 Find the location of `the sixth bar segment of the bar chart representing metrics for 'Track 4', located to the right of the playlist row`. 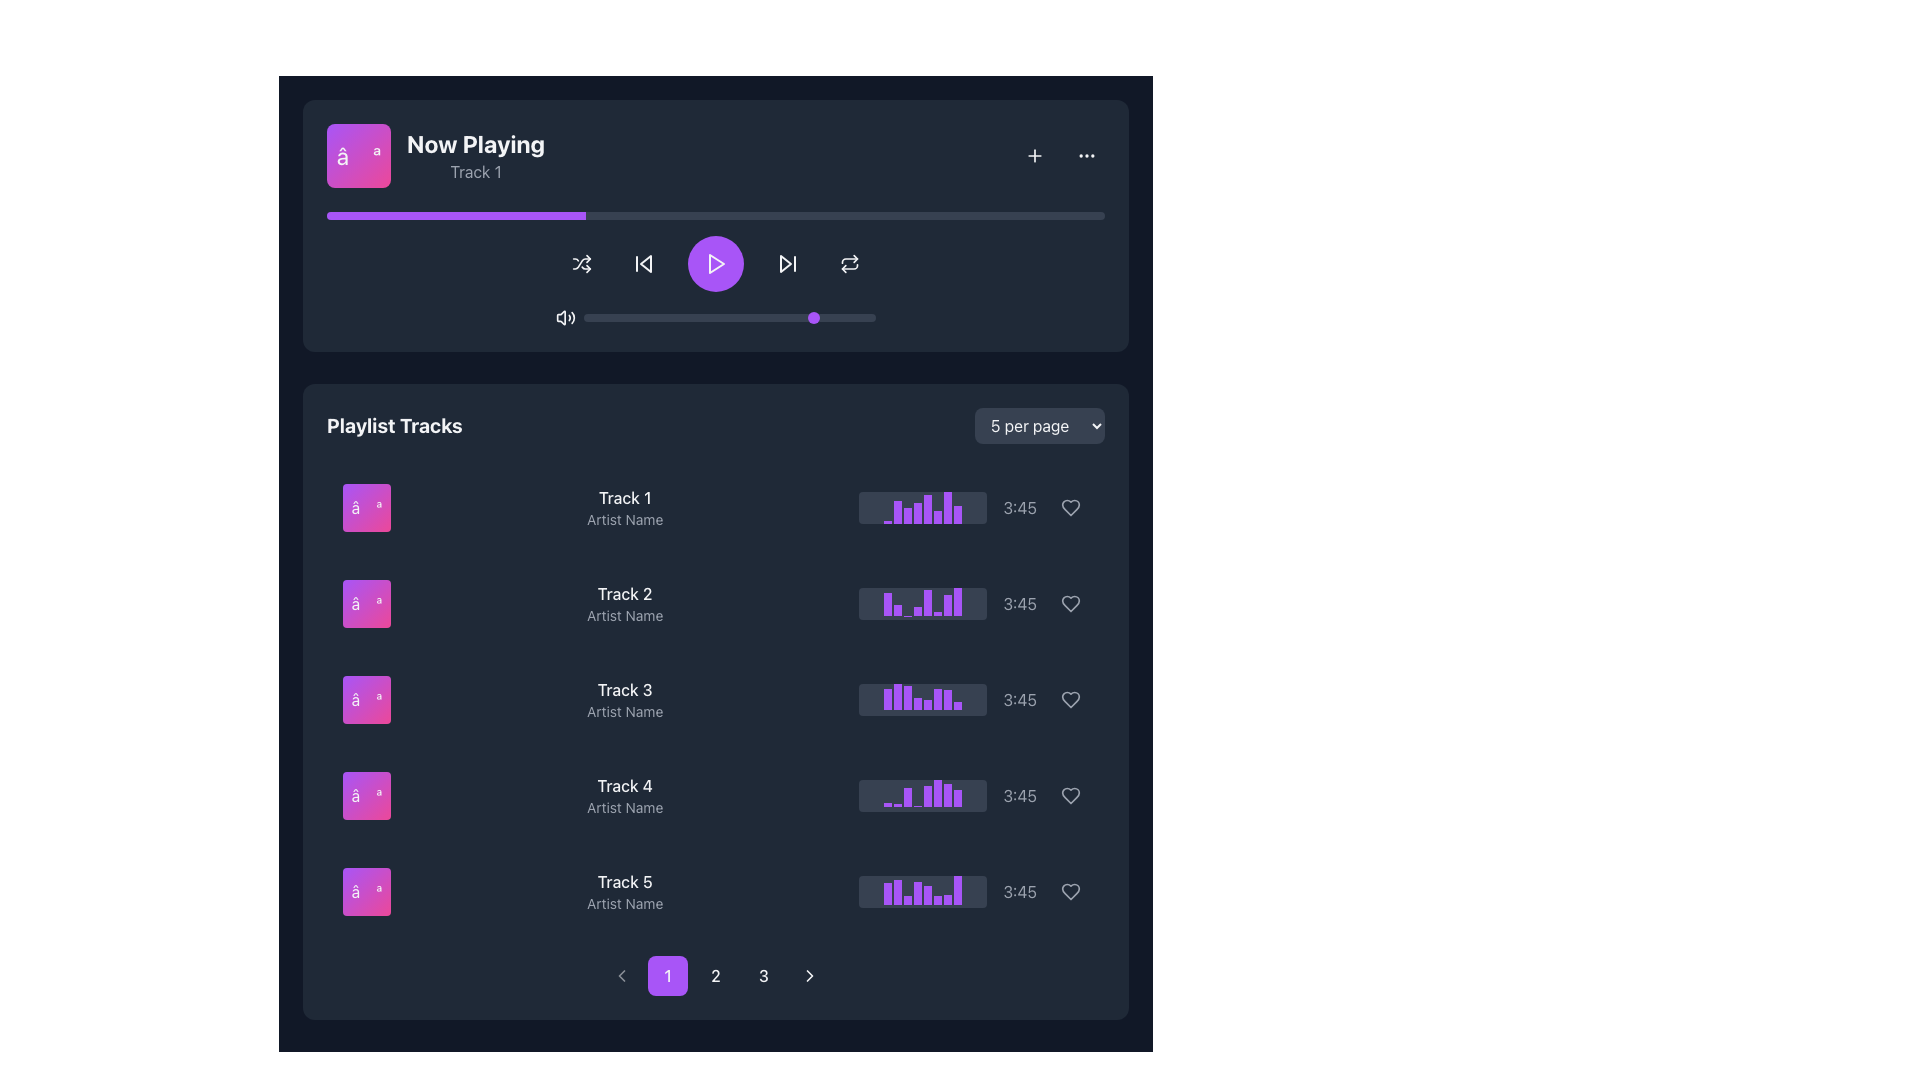

the sixth bar segment of the bar chart representing metrics for 'Track 4', located to the right of the playlist row is located at coordinates (937, 792).